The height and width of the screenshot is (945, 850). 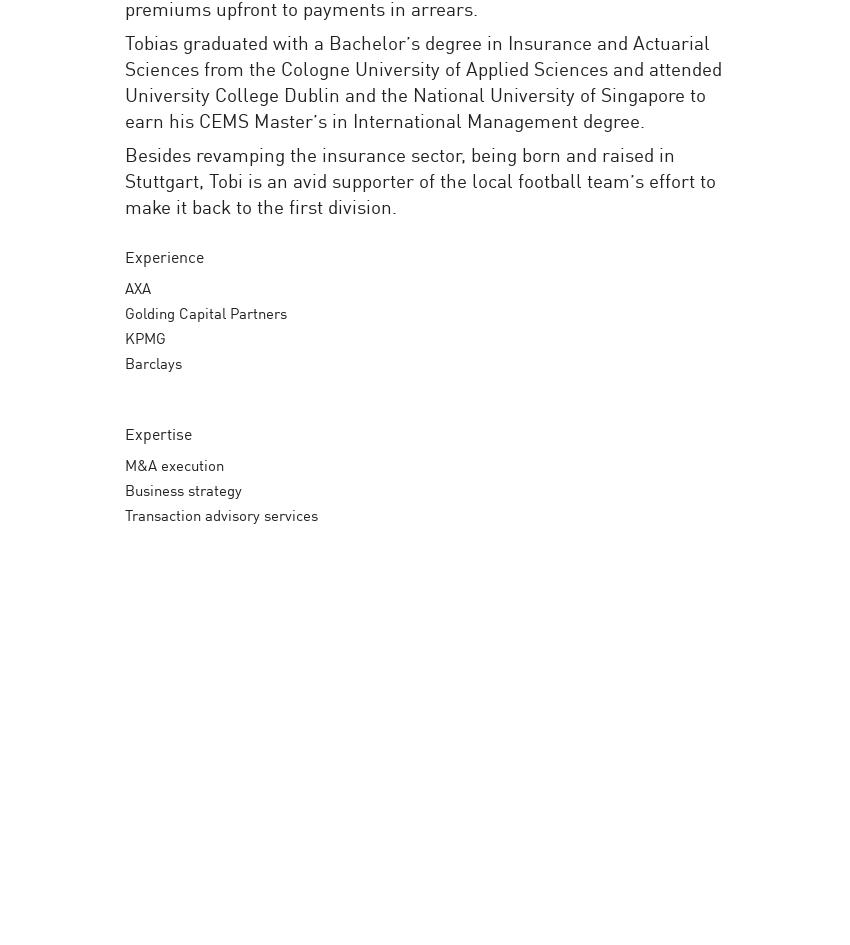 I want to click on ',', so click(x=817, y=230).